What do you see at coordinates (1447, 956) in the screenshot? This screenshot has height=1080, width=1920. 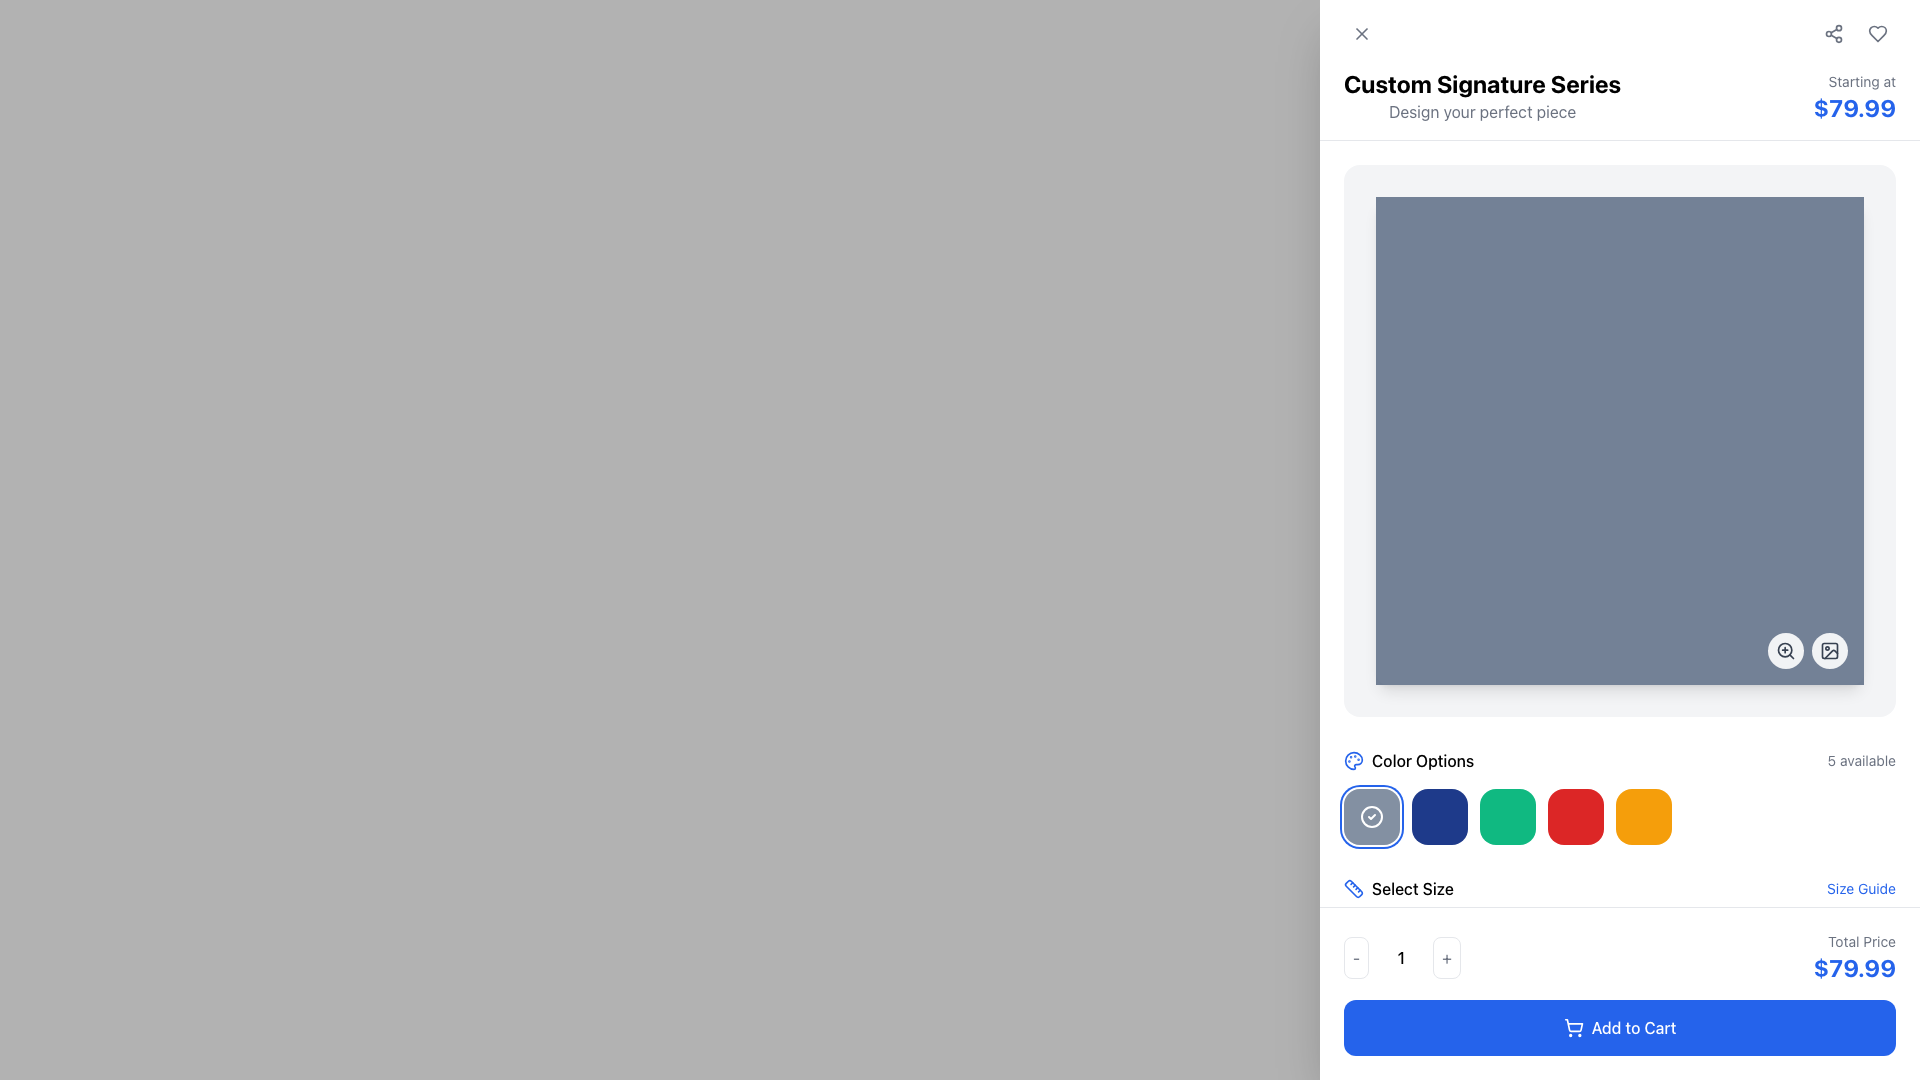 I see `the '+' button that increases the quantity of the item being adjusted for accessibility interactions` at bounding box center [1447, 956].